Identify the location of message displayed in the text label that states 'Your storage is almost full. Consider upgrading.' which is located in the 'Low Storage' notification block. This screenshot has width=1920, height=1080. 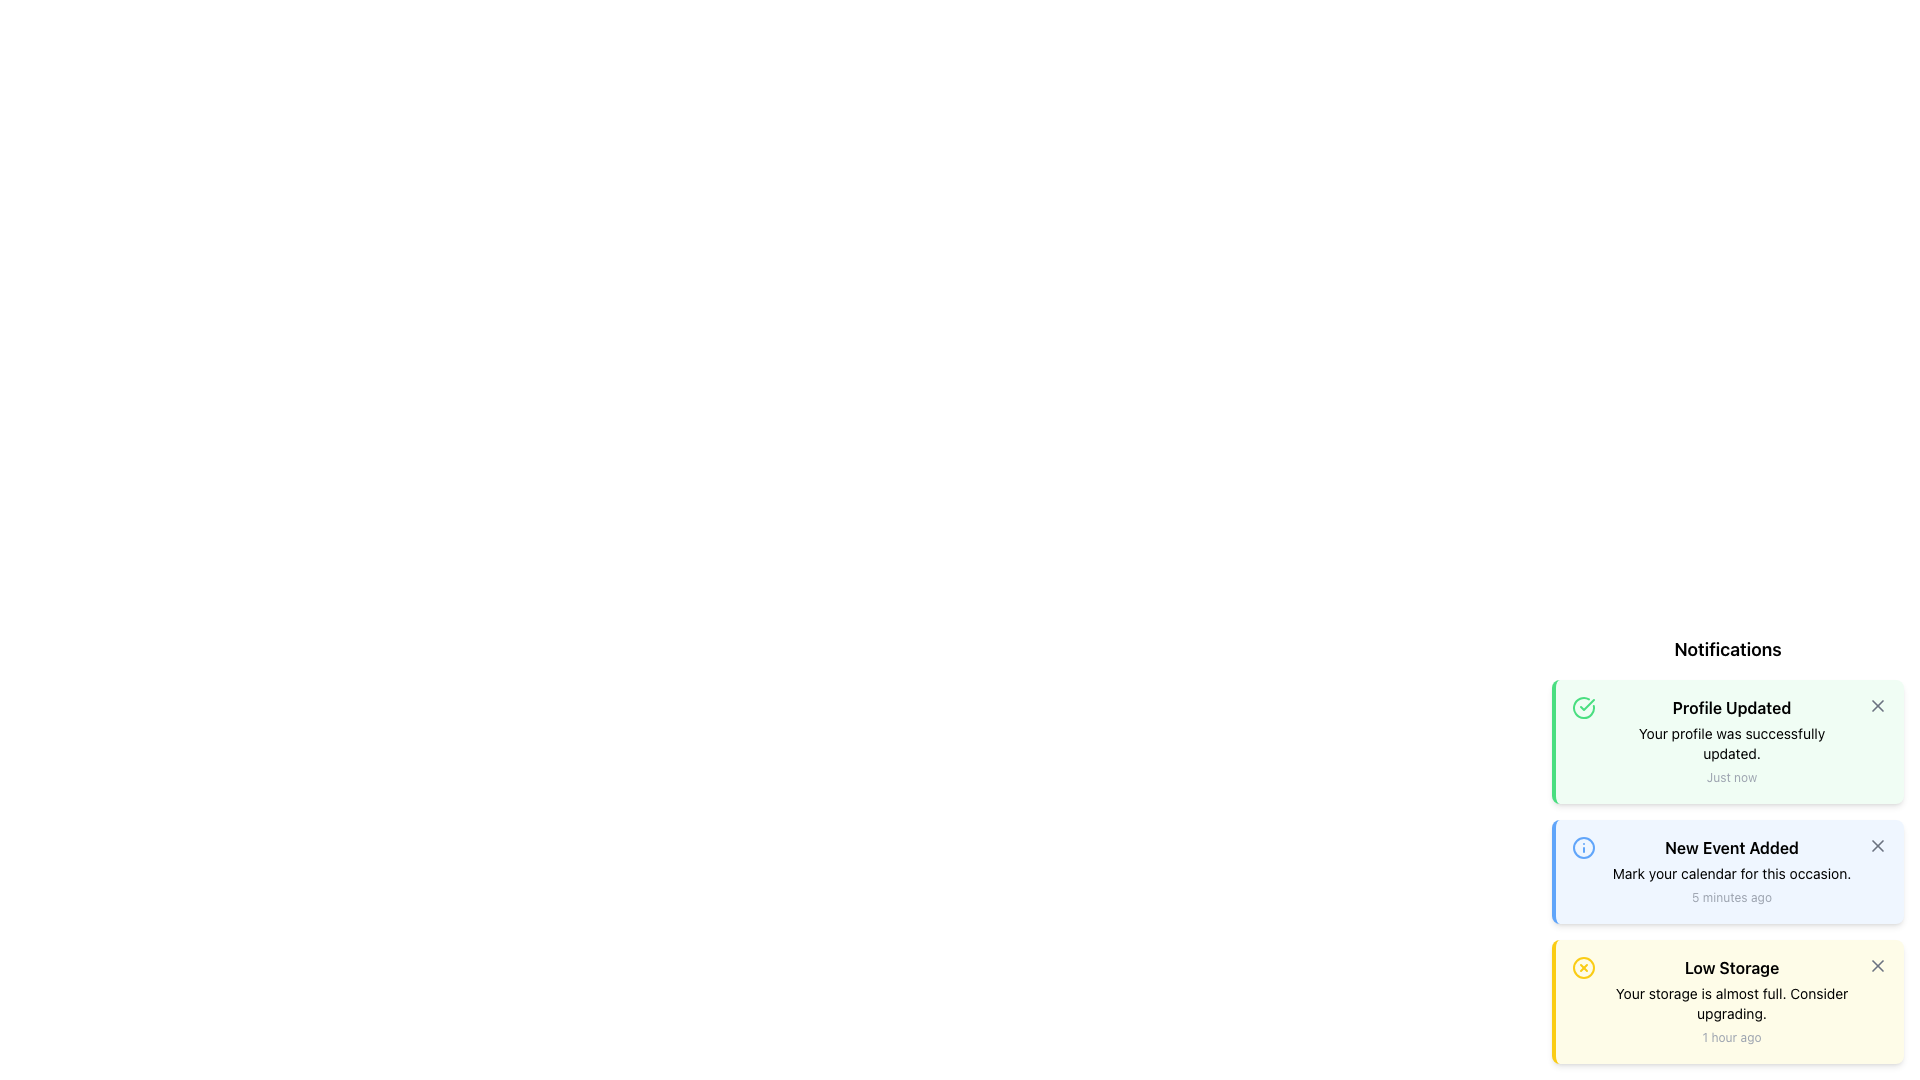
(1731, 1003).